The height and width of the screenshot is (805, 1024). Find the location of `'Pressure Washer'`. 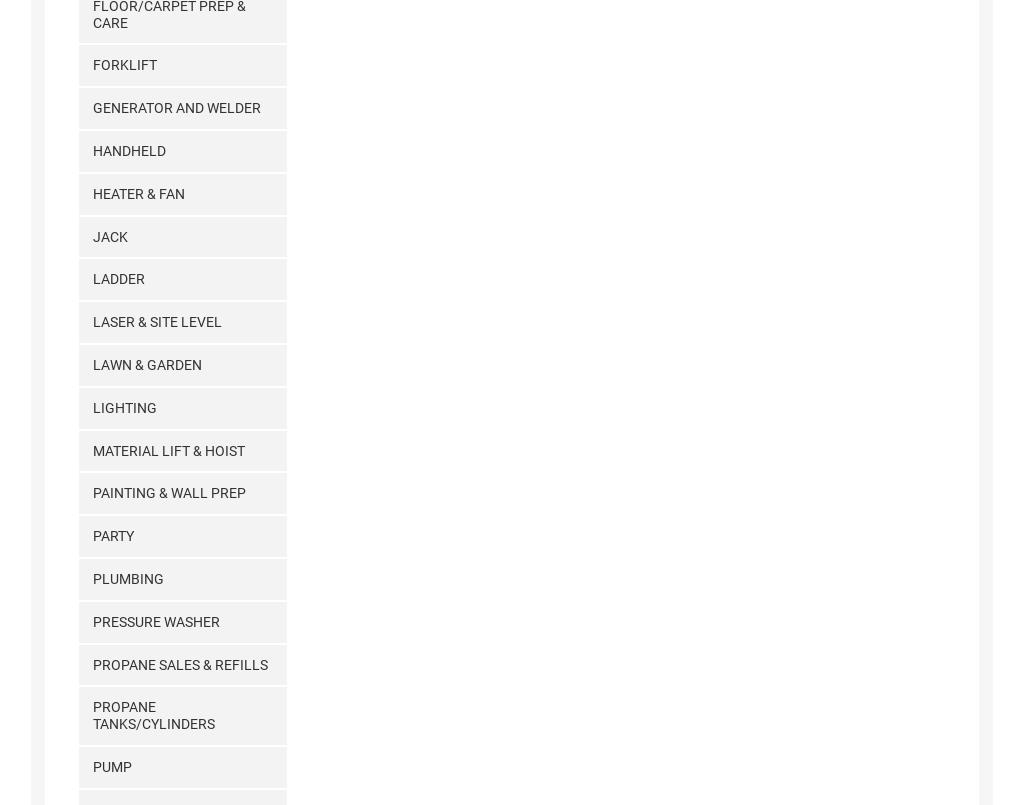

'Pressure Washer' is located at coordinates (91, 620).